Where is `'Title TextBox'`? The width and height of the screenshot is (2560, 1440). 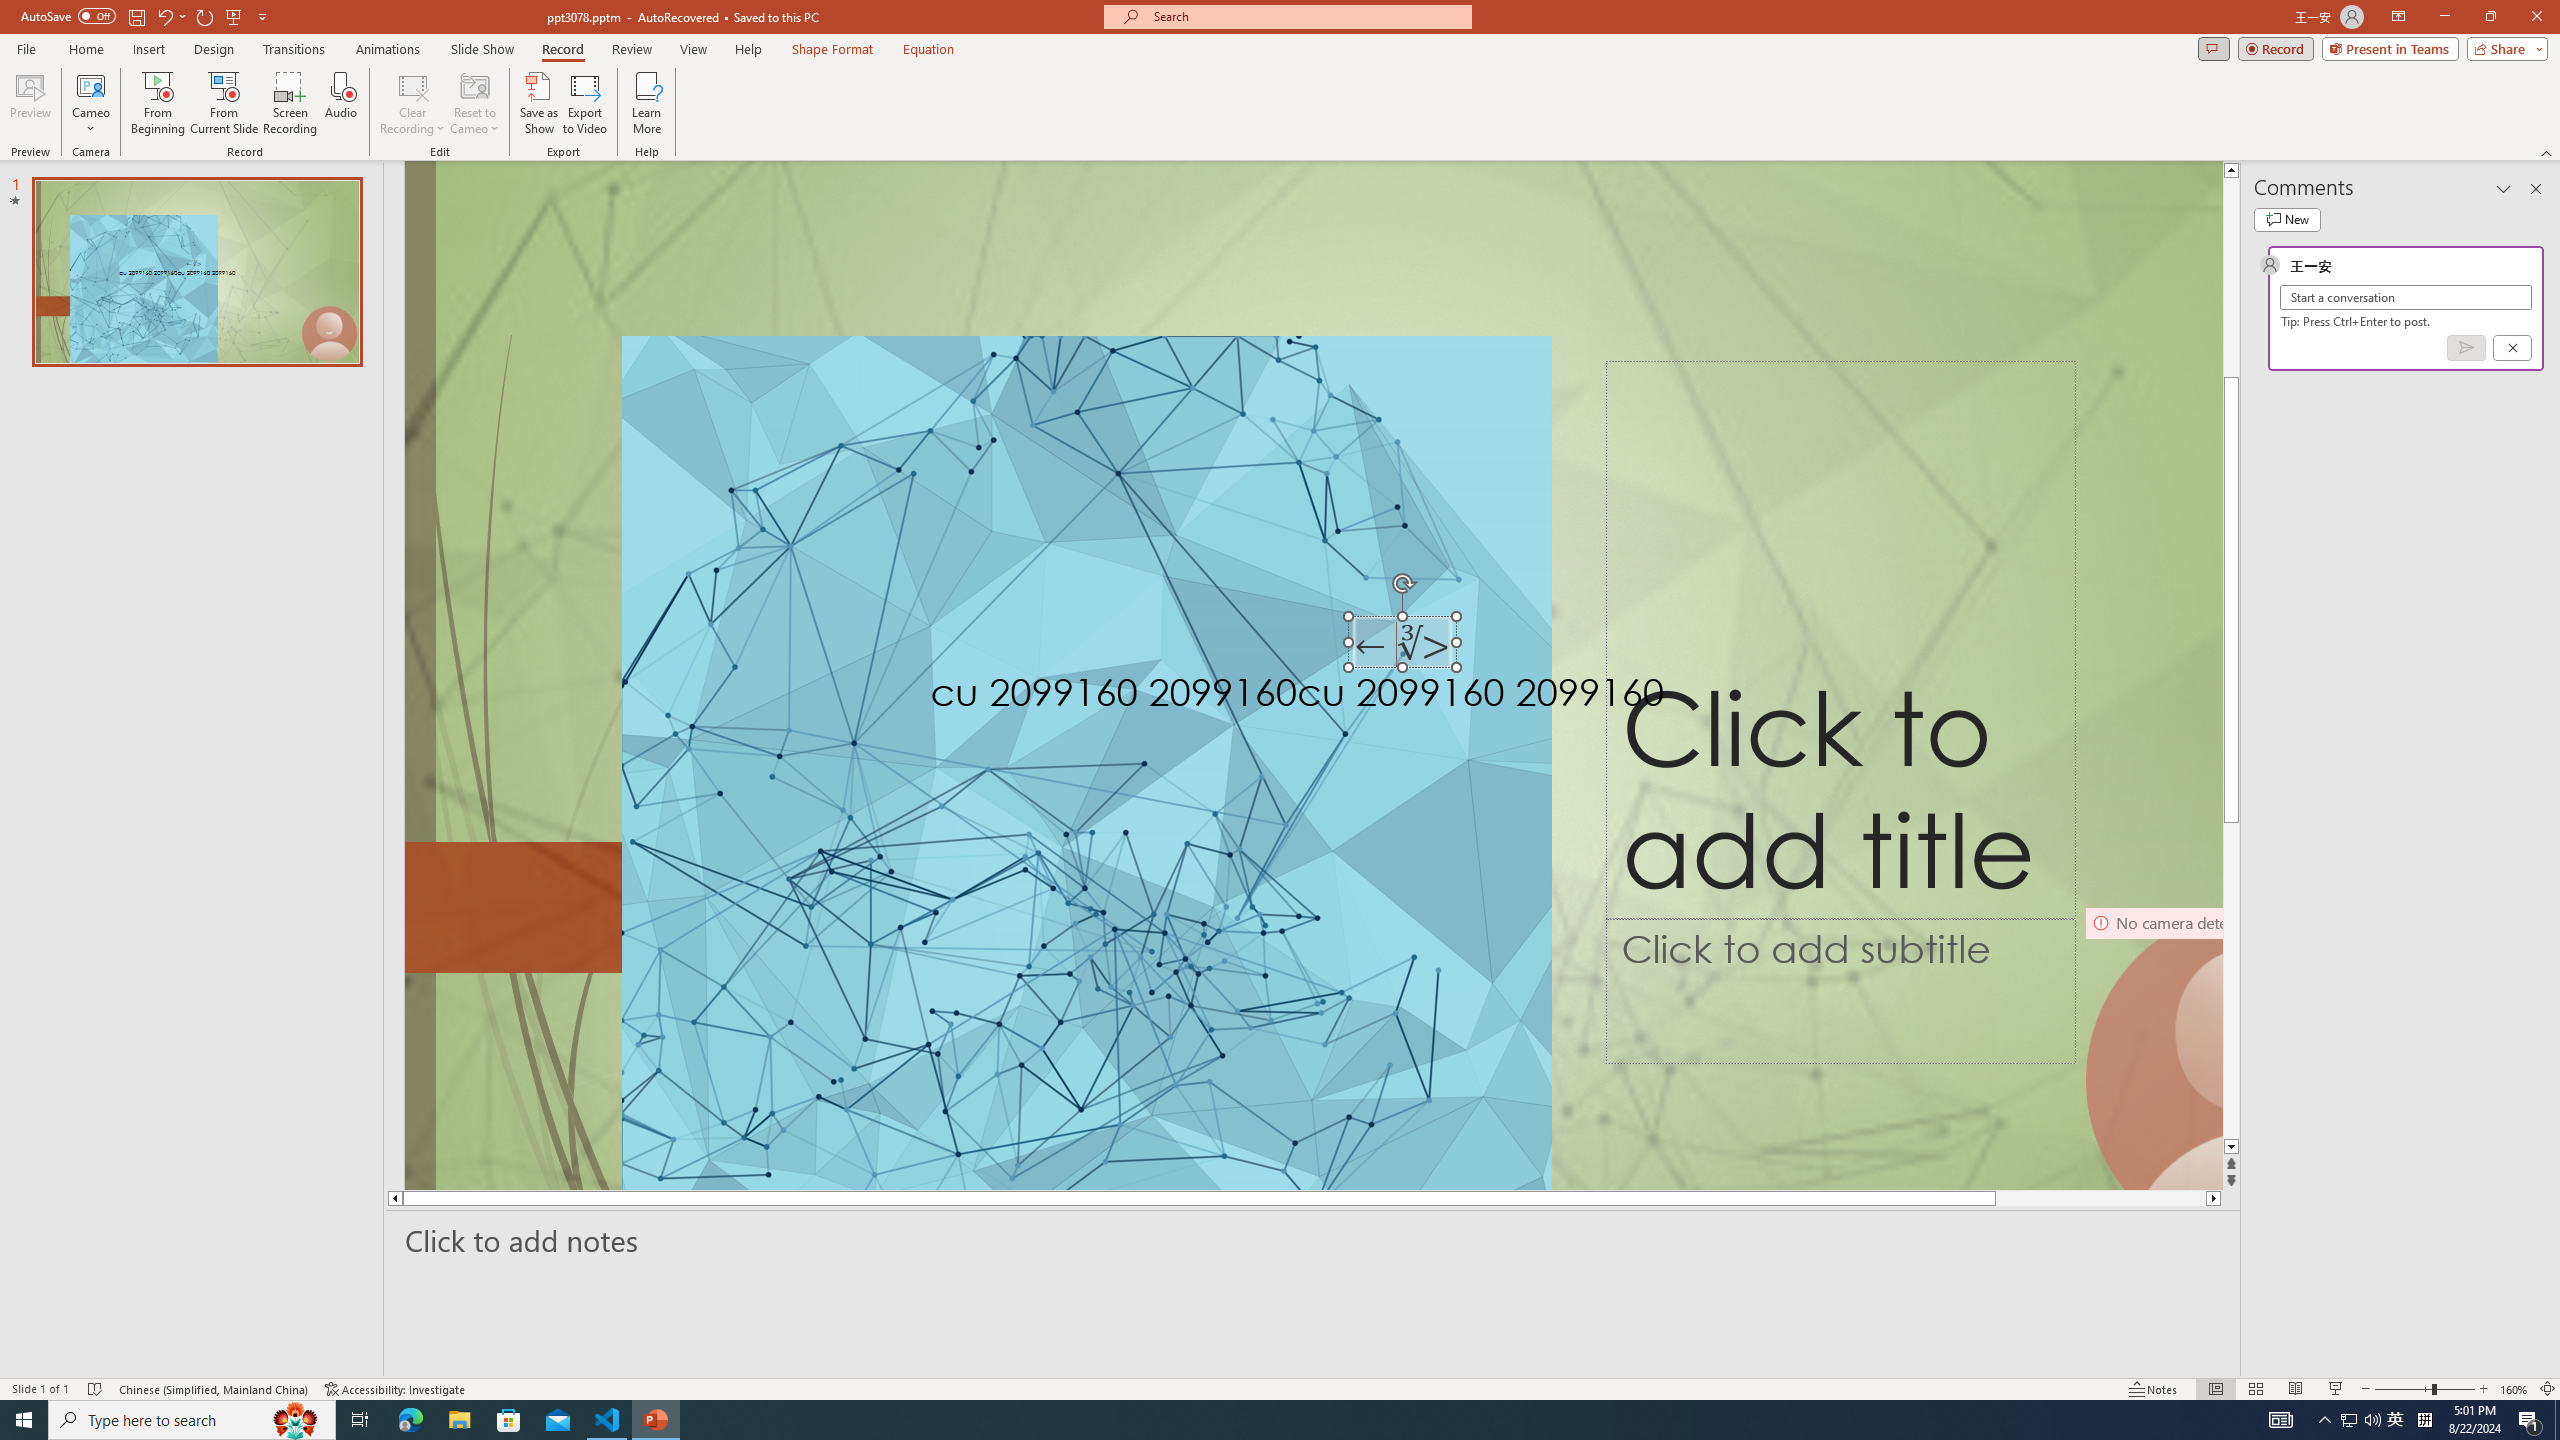
'Title TextBox' is located at coordinates (1839, 639).